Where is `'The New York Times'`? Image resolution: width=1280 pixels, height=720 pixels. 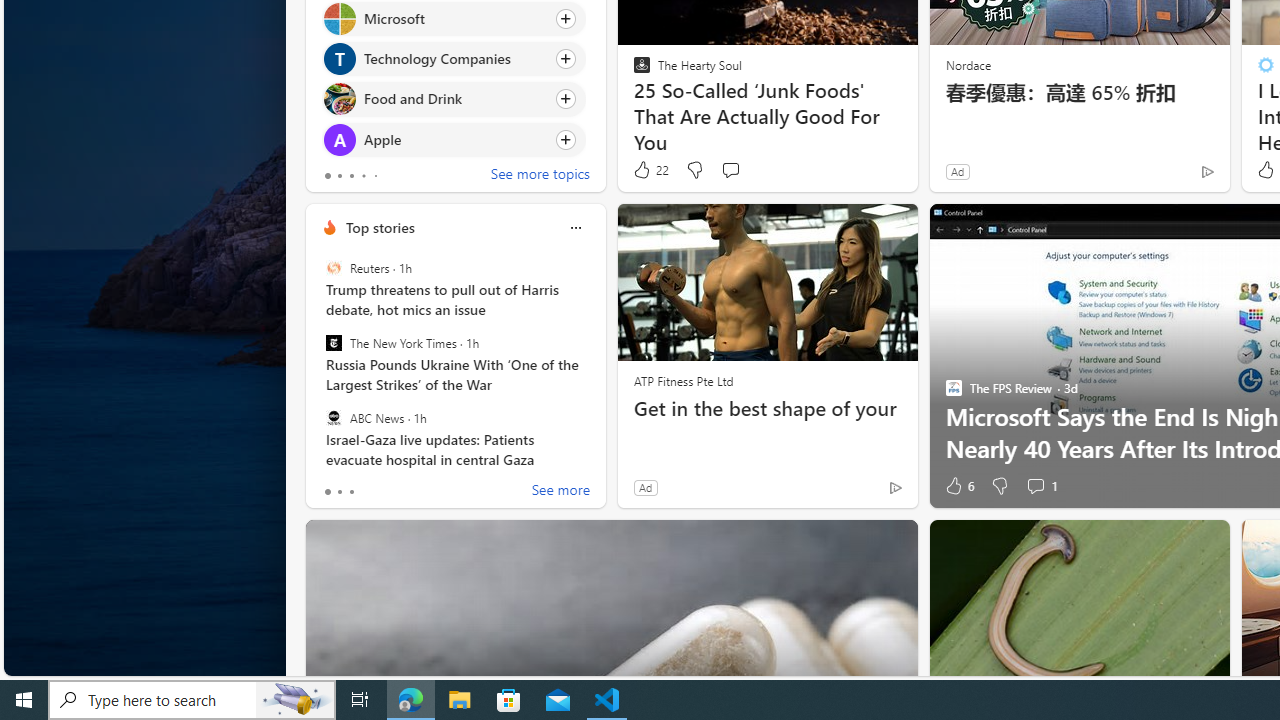
'The New York Times' is located at coordinates (333, 342).